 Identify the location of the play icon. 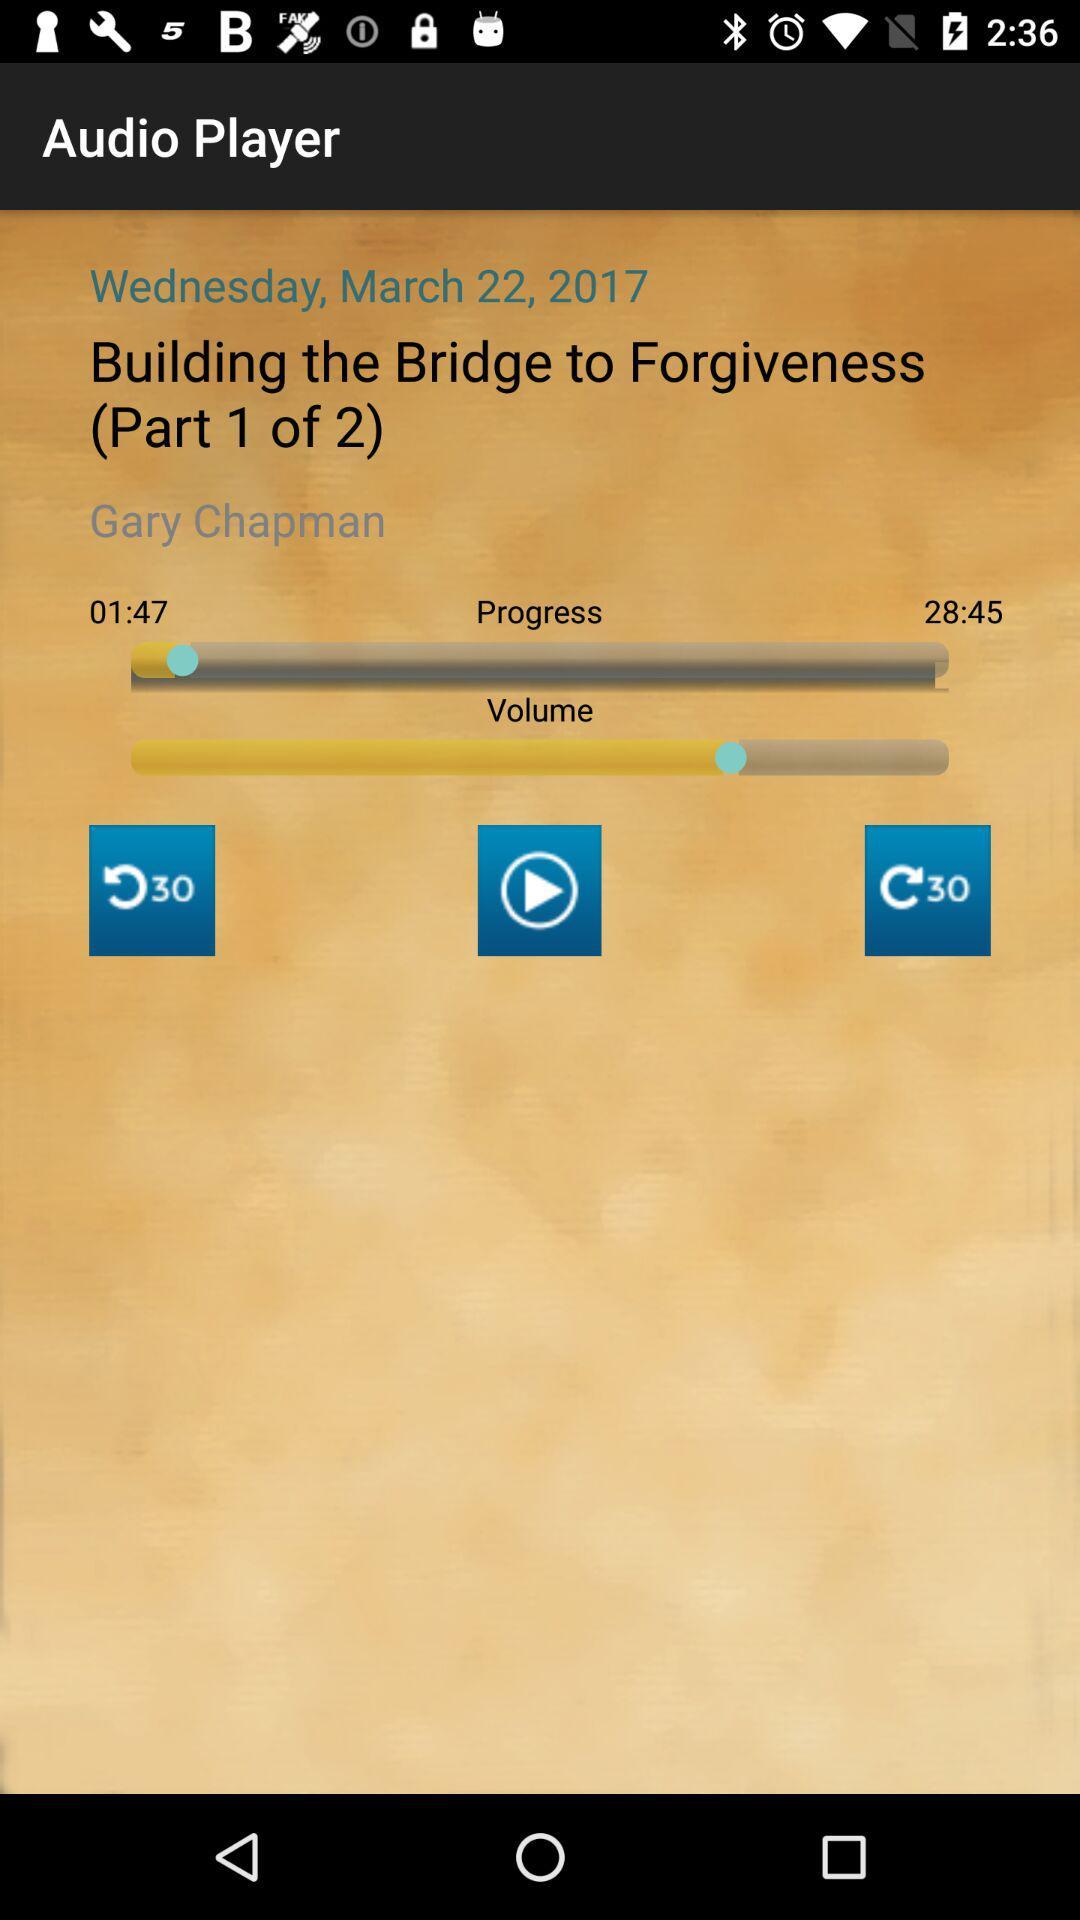
(538, 889).